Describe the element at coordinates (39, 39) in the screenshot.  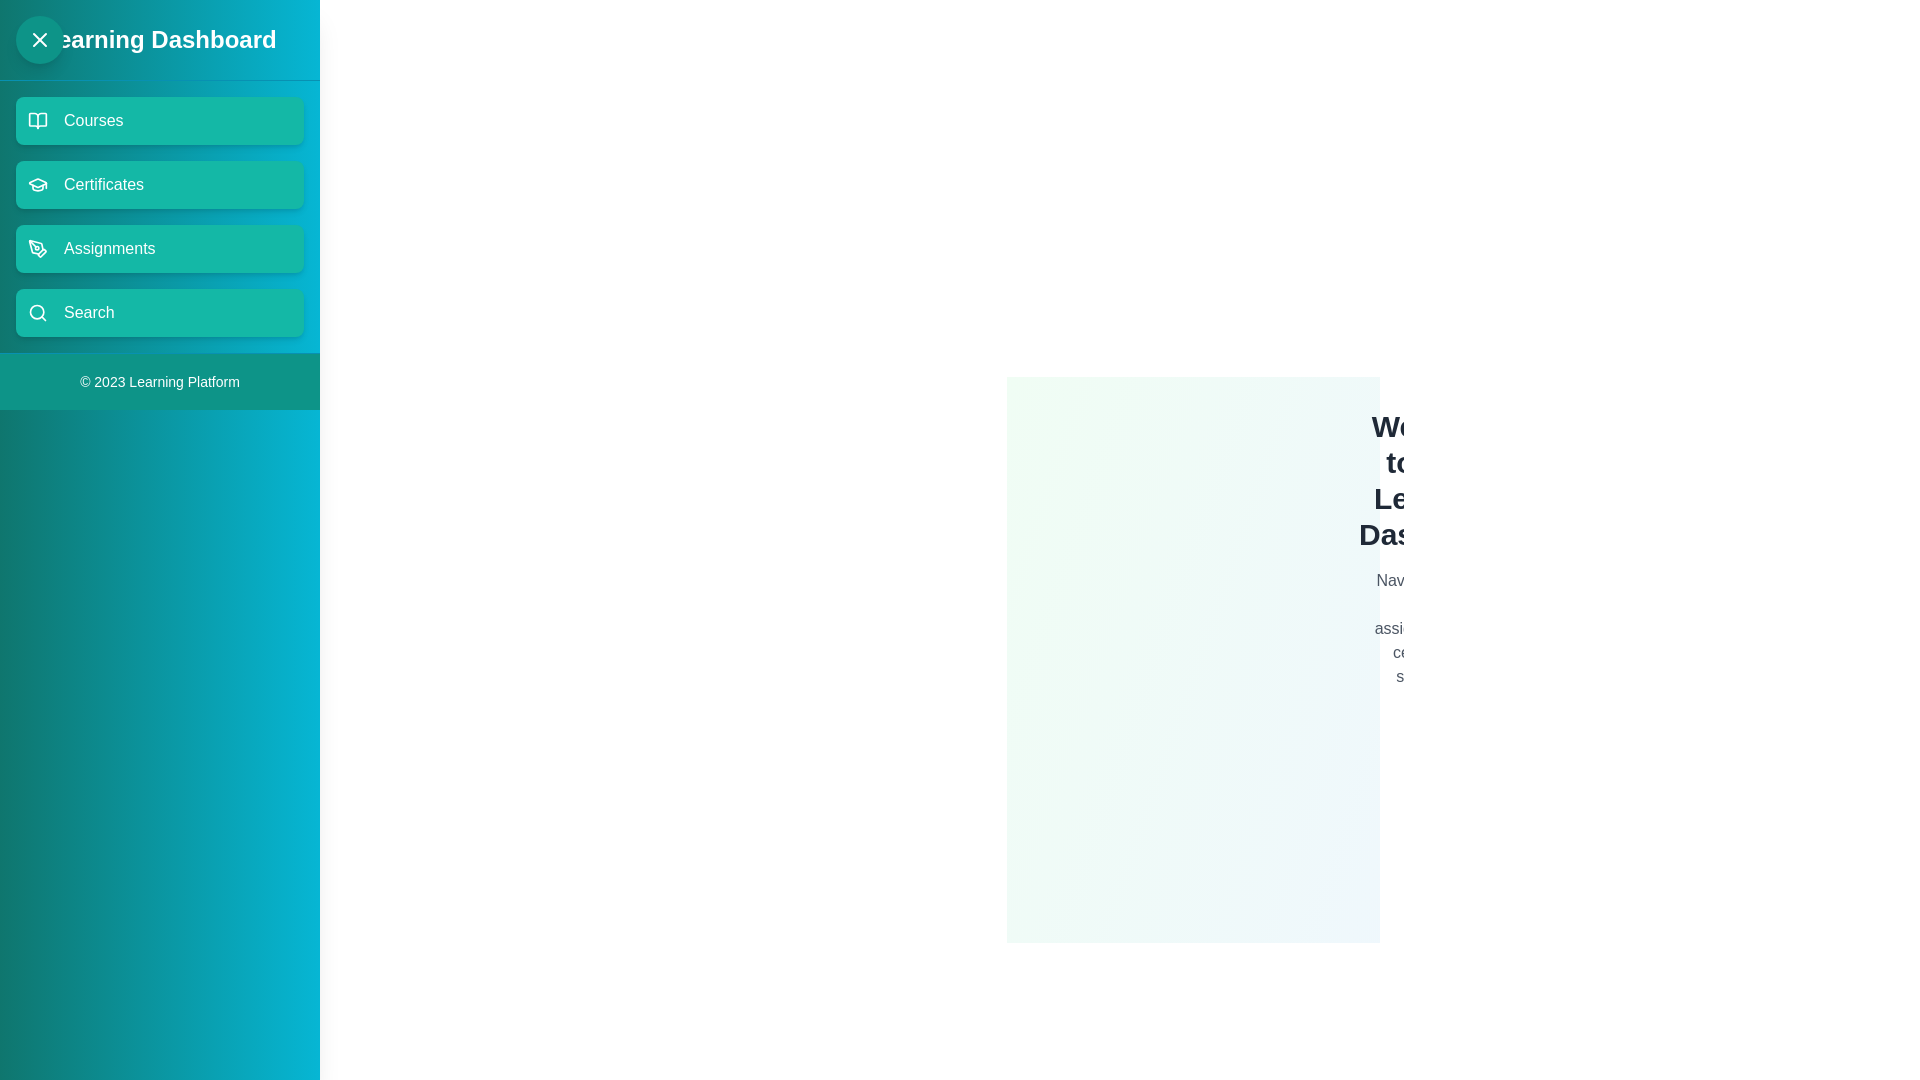
I see `the Close button (SVG-based) located near the top-left corner of the interface, which is inside a circular button-like area adjacent to the 'Learning Dashboard' text on the sidebar for interactive effects` at that location.